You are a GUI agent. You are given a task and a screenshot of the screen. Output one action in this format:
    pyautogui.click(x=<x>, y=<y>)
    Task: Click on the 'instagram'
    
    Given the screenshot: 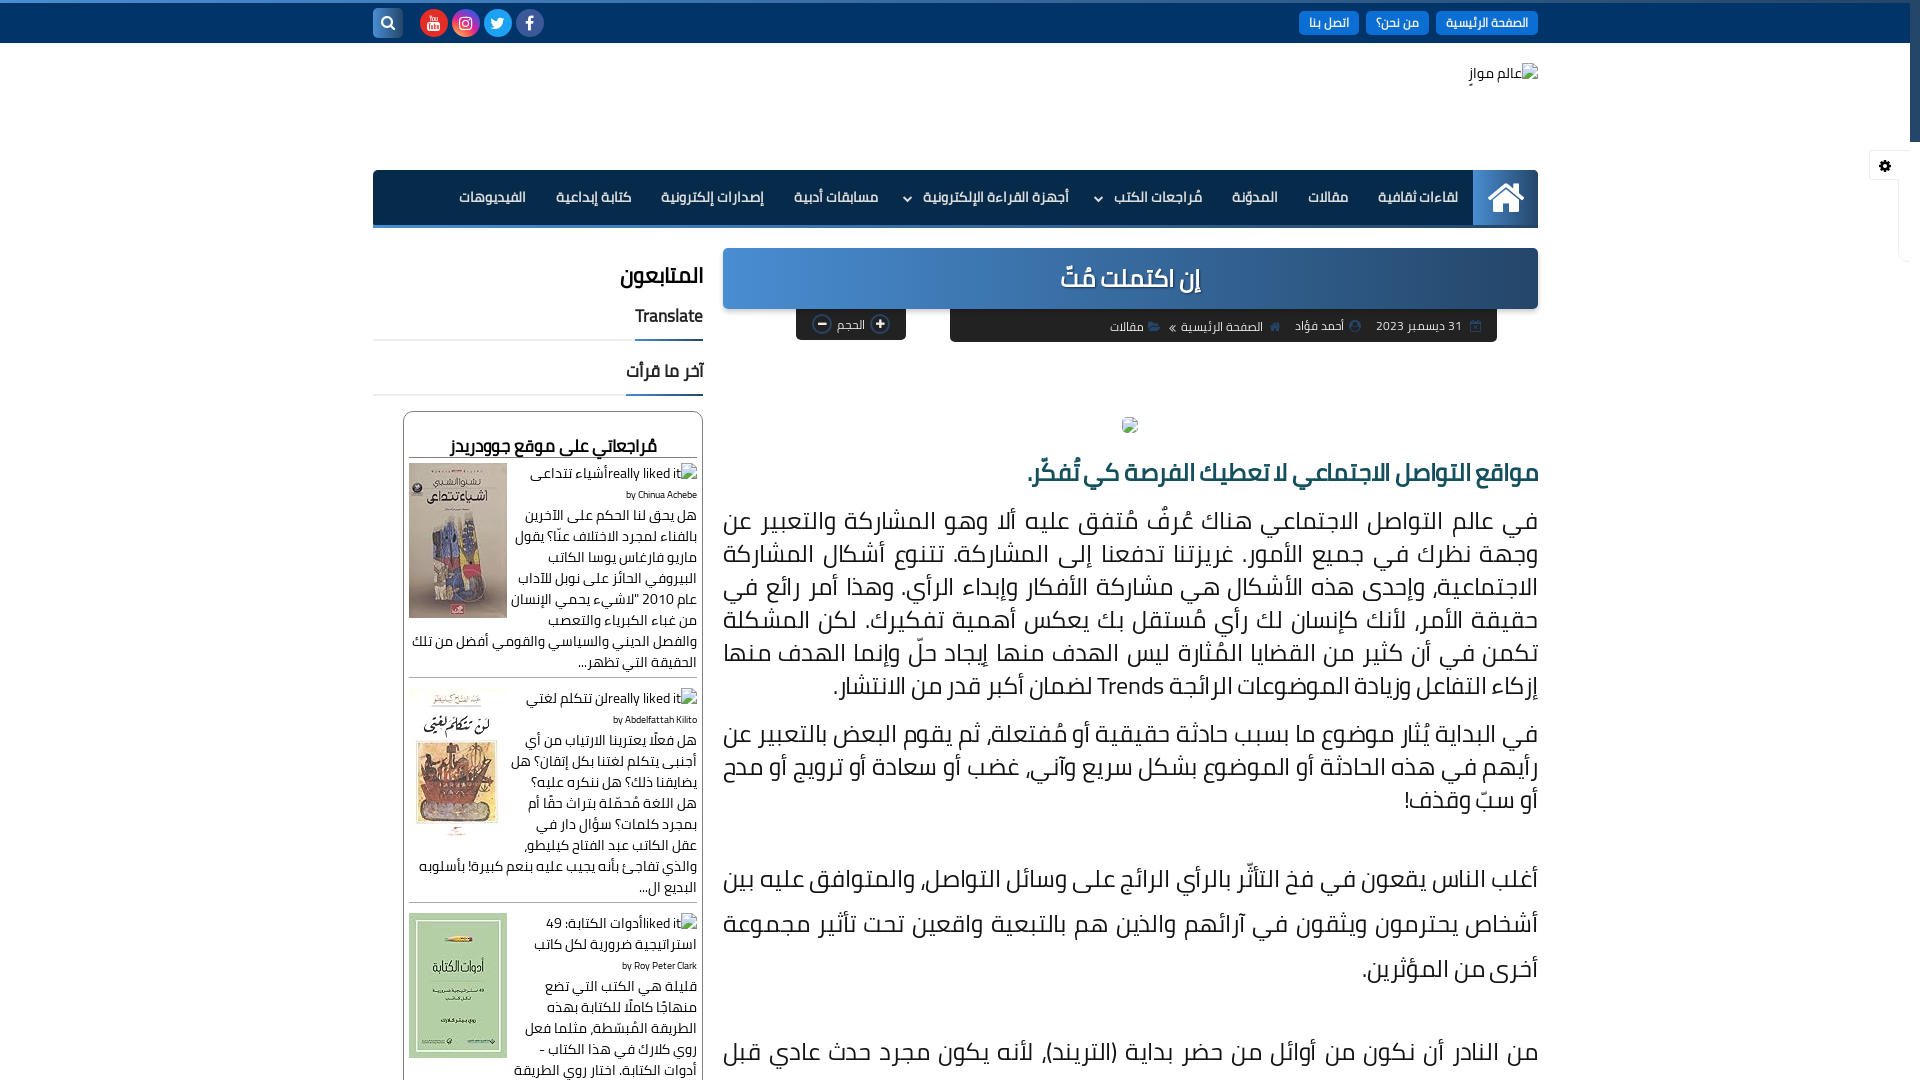 What is the action you would take?
    pyautogui.click(x=464, y=23)
    